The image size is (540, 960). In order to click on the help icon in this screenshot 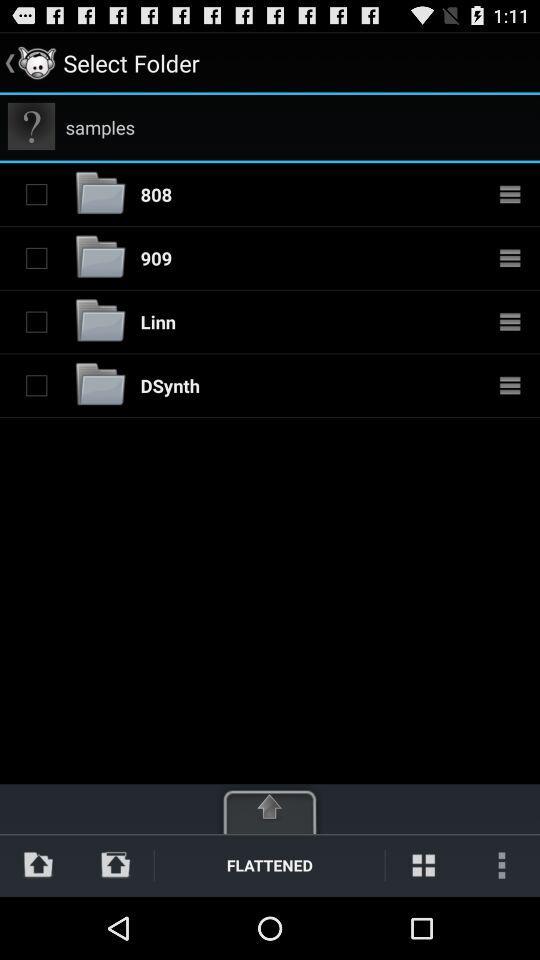, I will do `click(30, 133)`.